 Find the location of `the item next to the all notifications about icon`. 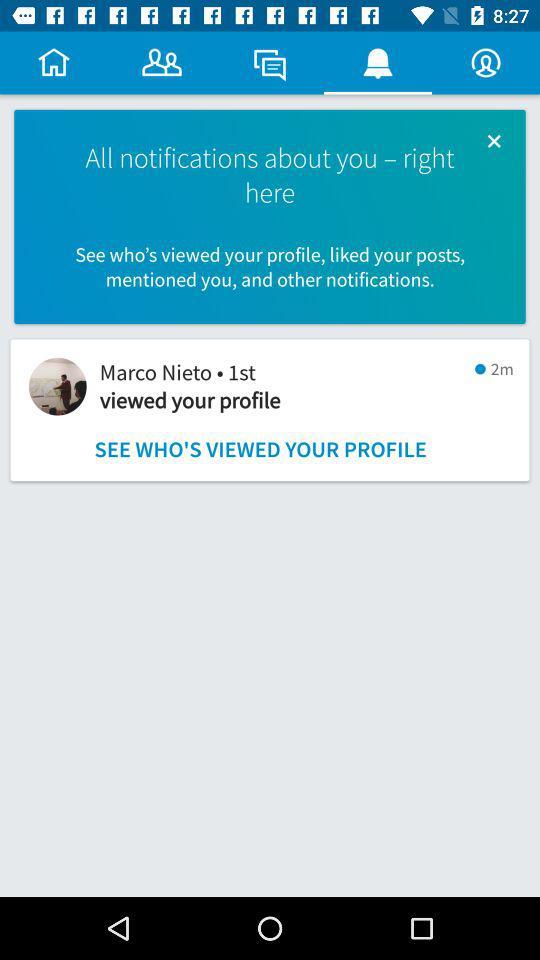

the item next to the all notifications about icon is located at coordinates (493, 140).